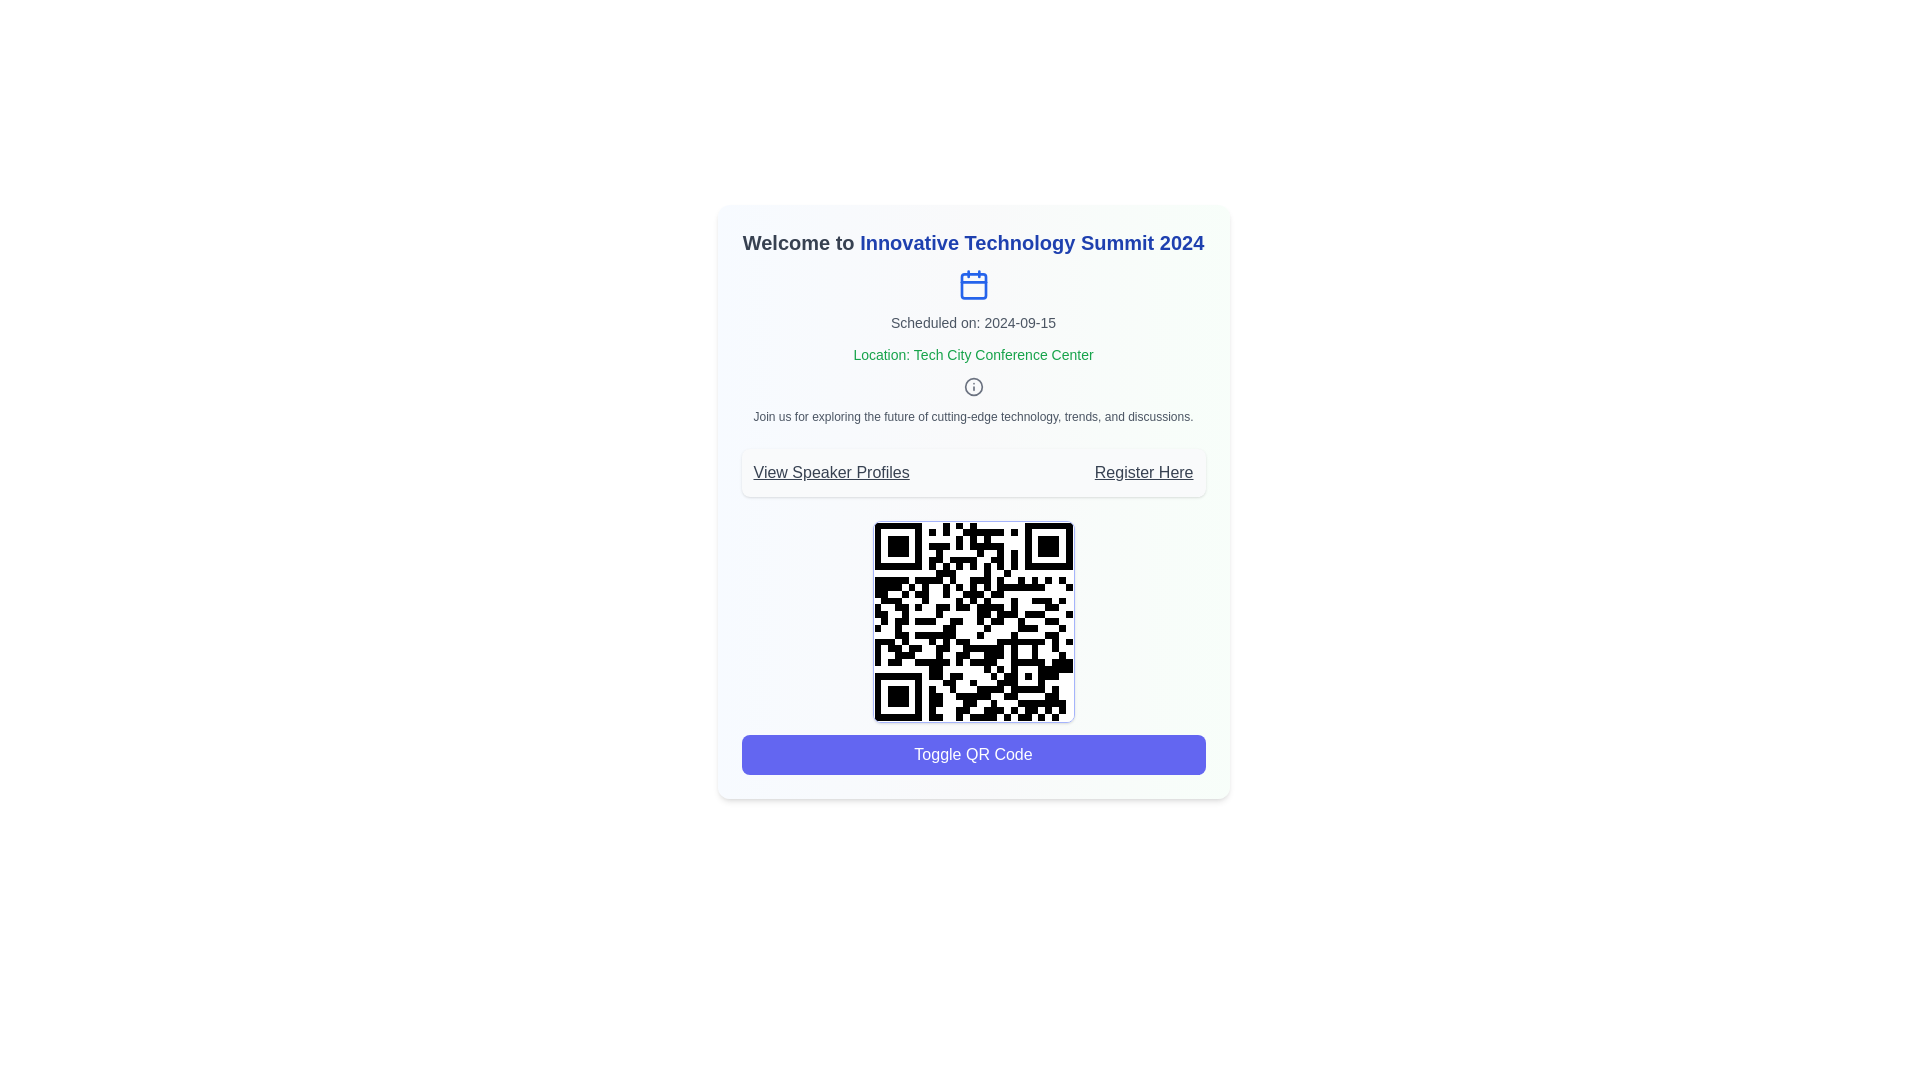 The width and height of the screenshot is (1920, 1080). I want to click on the small, circular gray icon with a centered dot, so click(973, 386).